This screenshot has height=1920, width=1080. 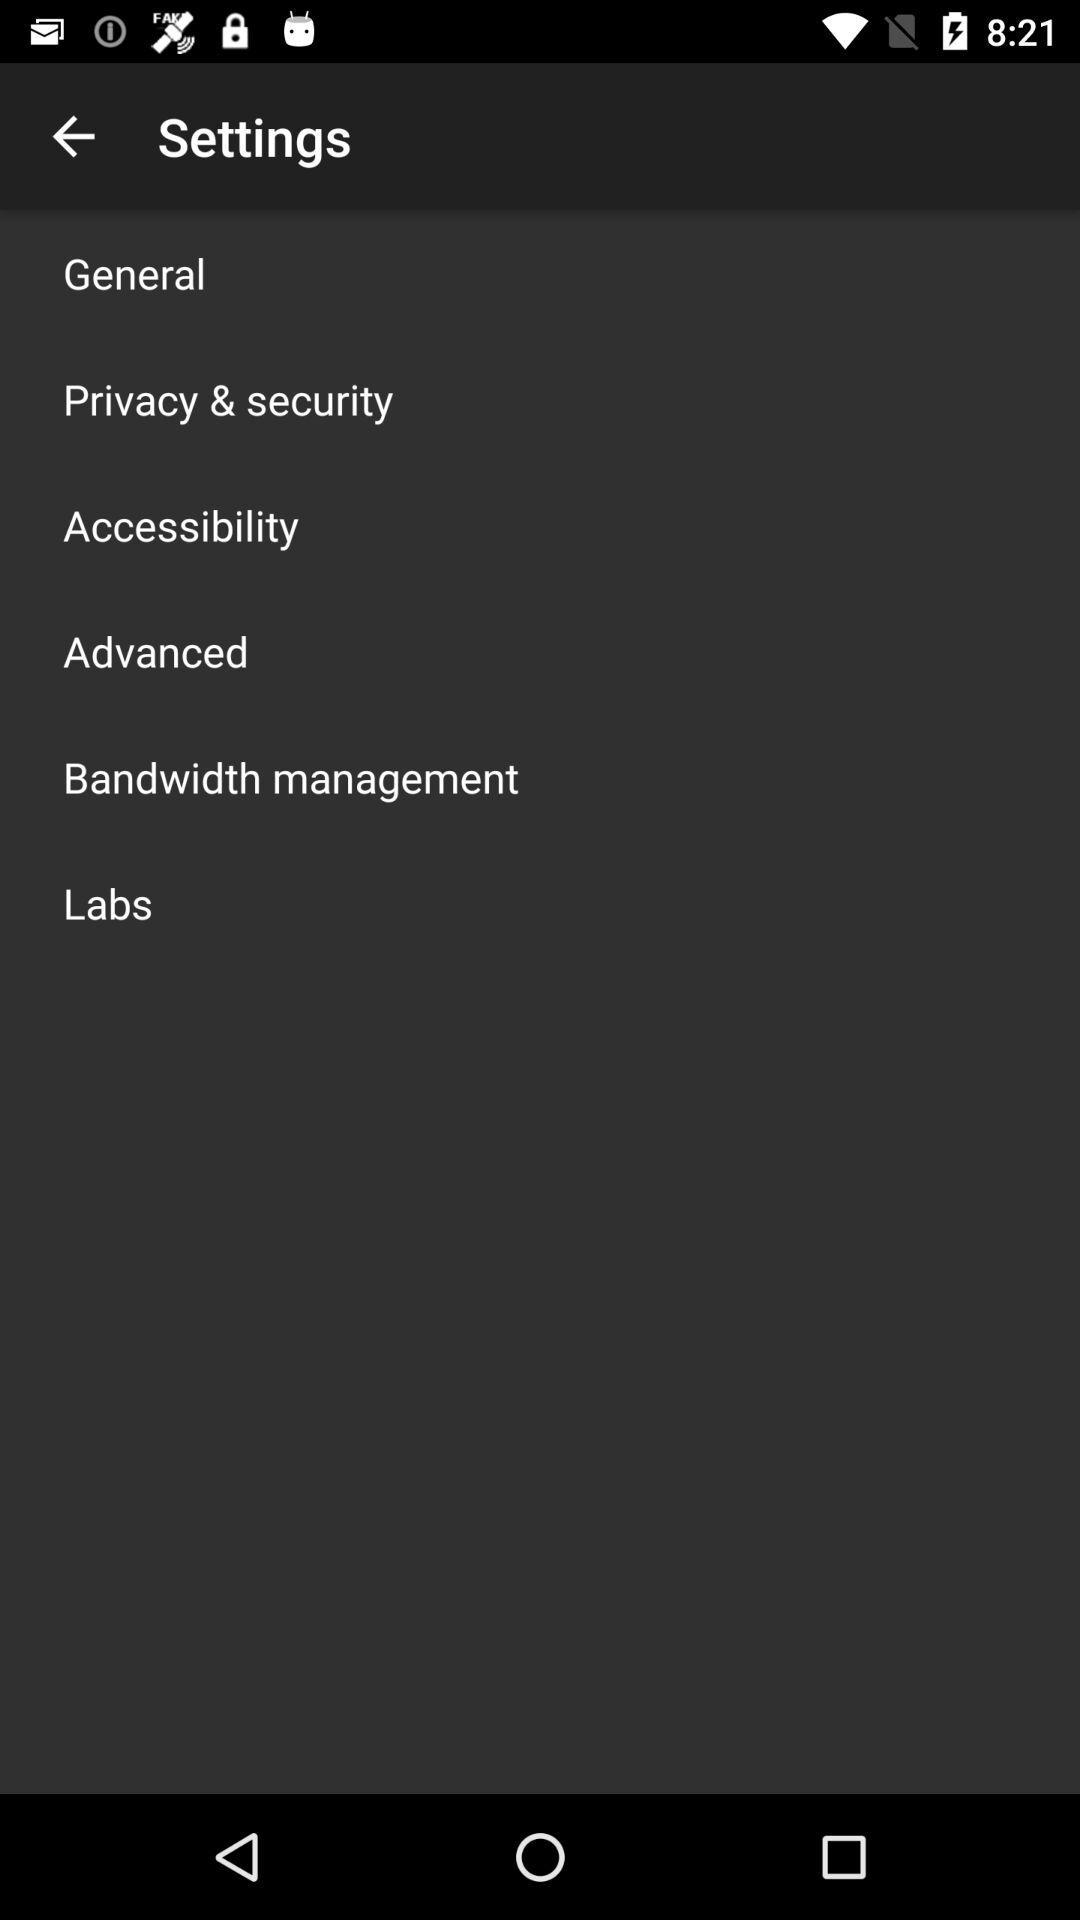 What do you see at coordinates (290, 776) in the screenshot?
I see `the app above labs app` at bounding box center [290, 776].